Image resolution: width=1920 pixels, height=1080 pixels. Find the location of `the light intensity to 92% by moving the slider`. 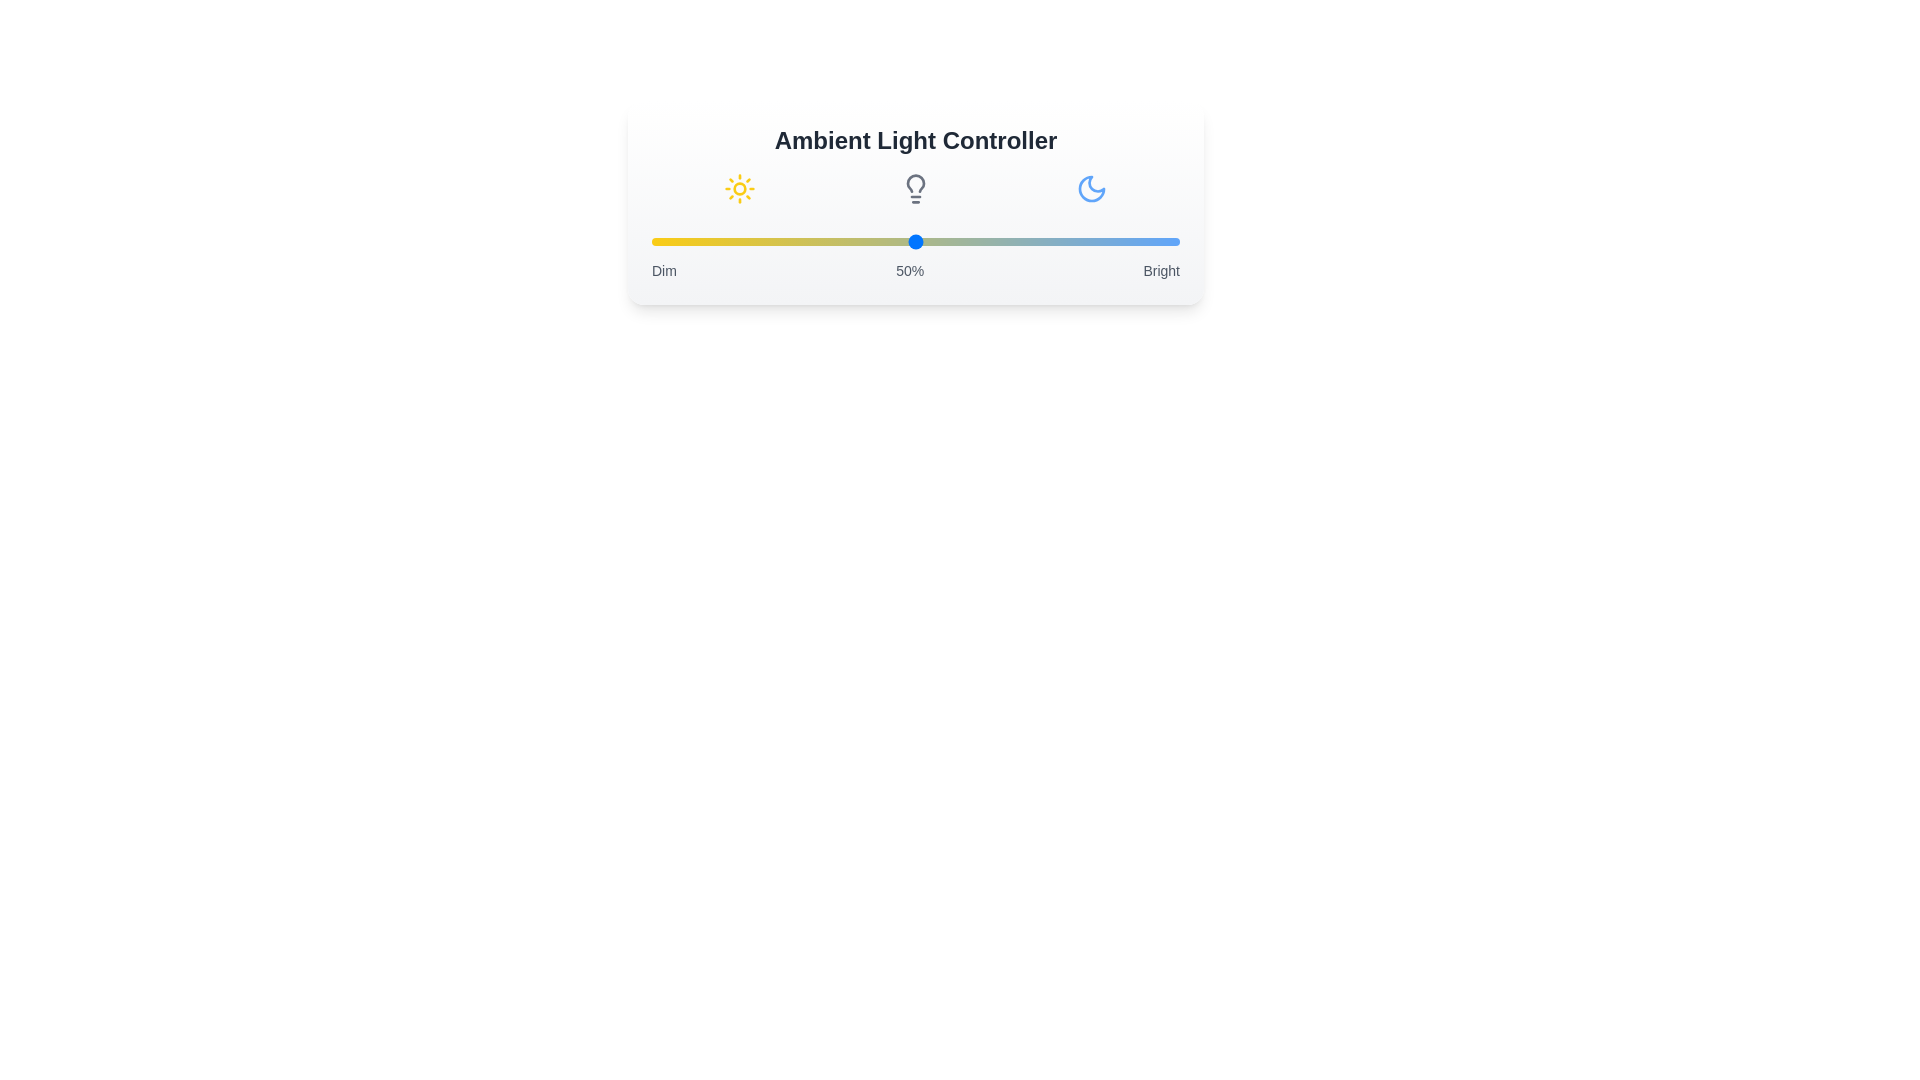

the light intensity to 92% by moving the slider is located at coordinates (1137, 241).